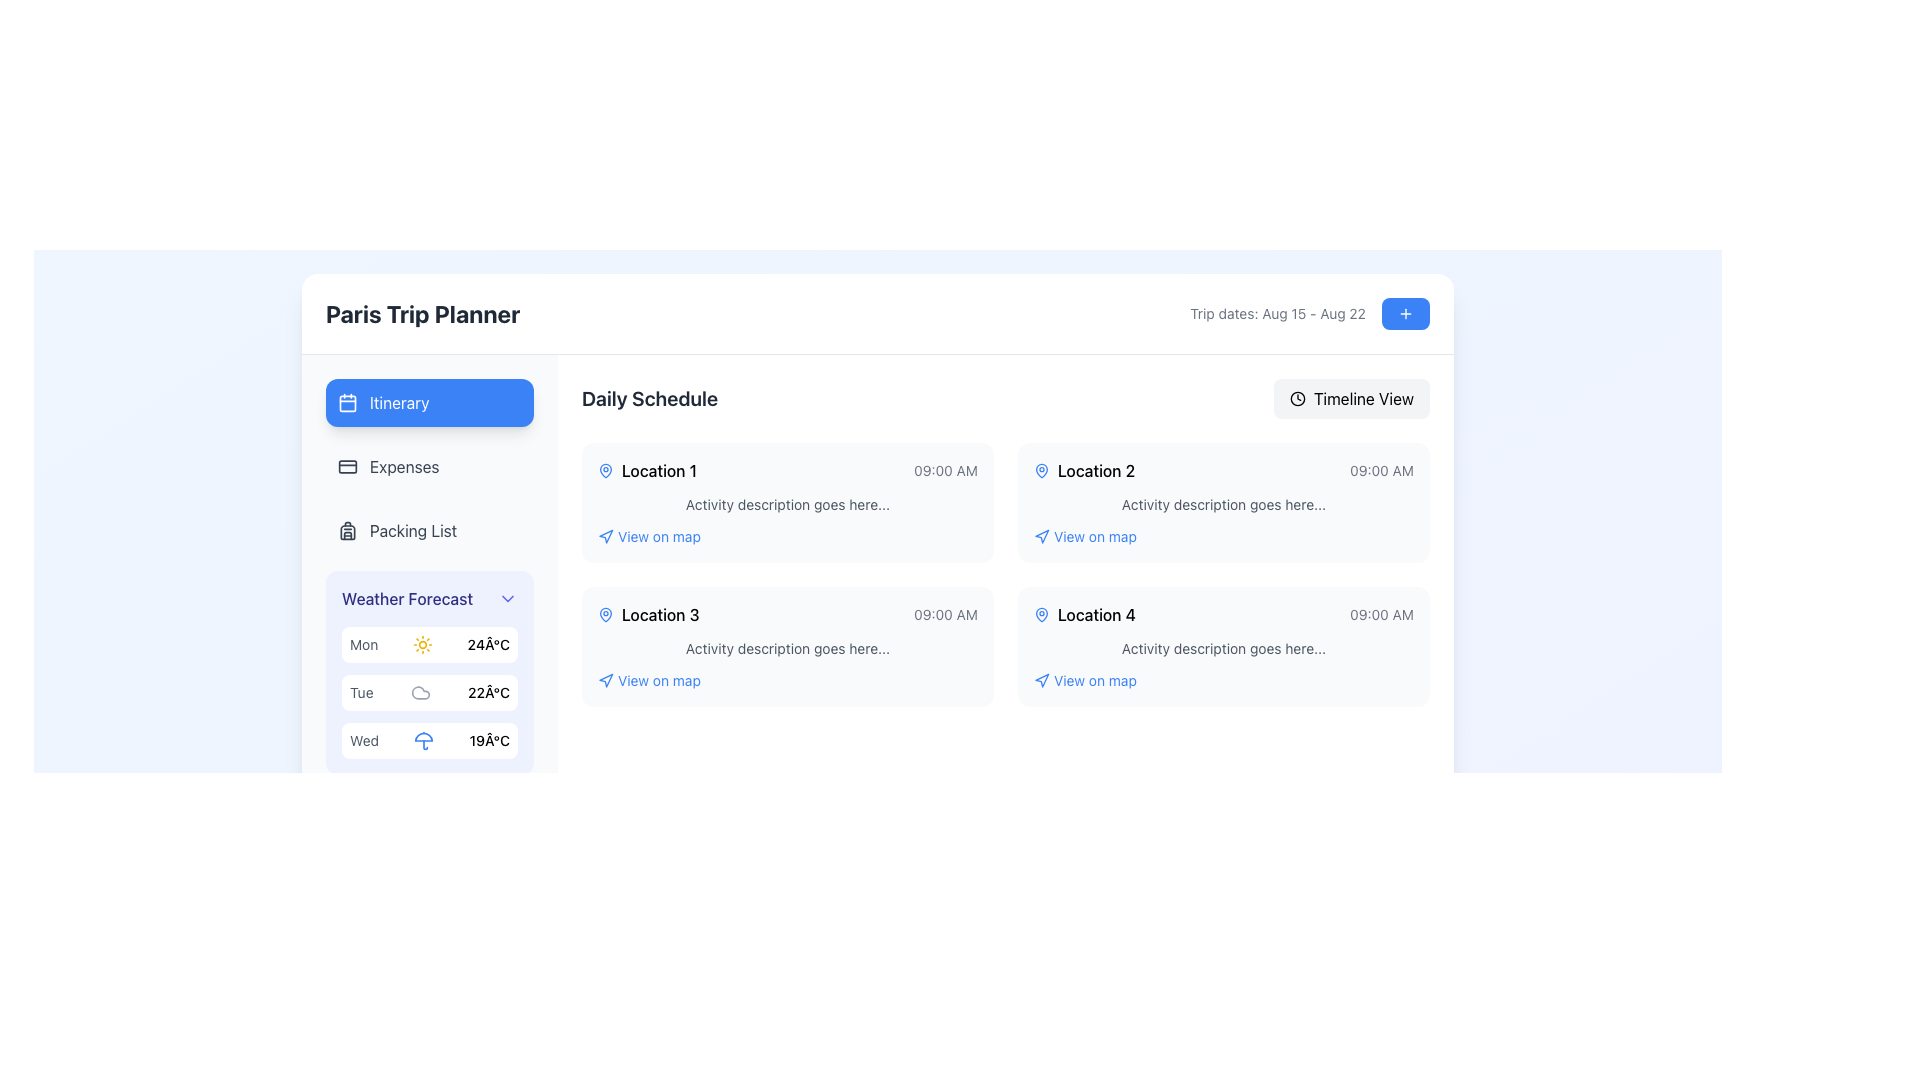 Image resolution: width=1920 pixels, height=1080 pixels. I want to click on the weather details section located in the Sidebar navigation panel, which is positioned in the top-left corner of the UI layout and is the third item in the sidebar menu, just below the 'Packing List' entry, so click(429, 577).